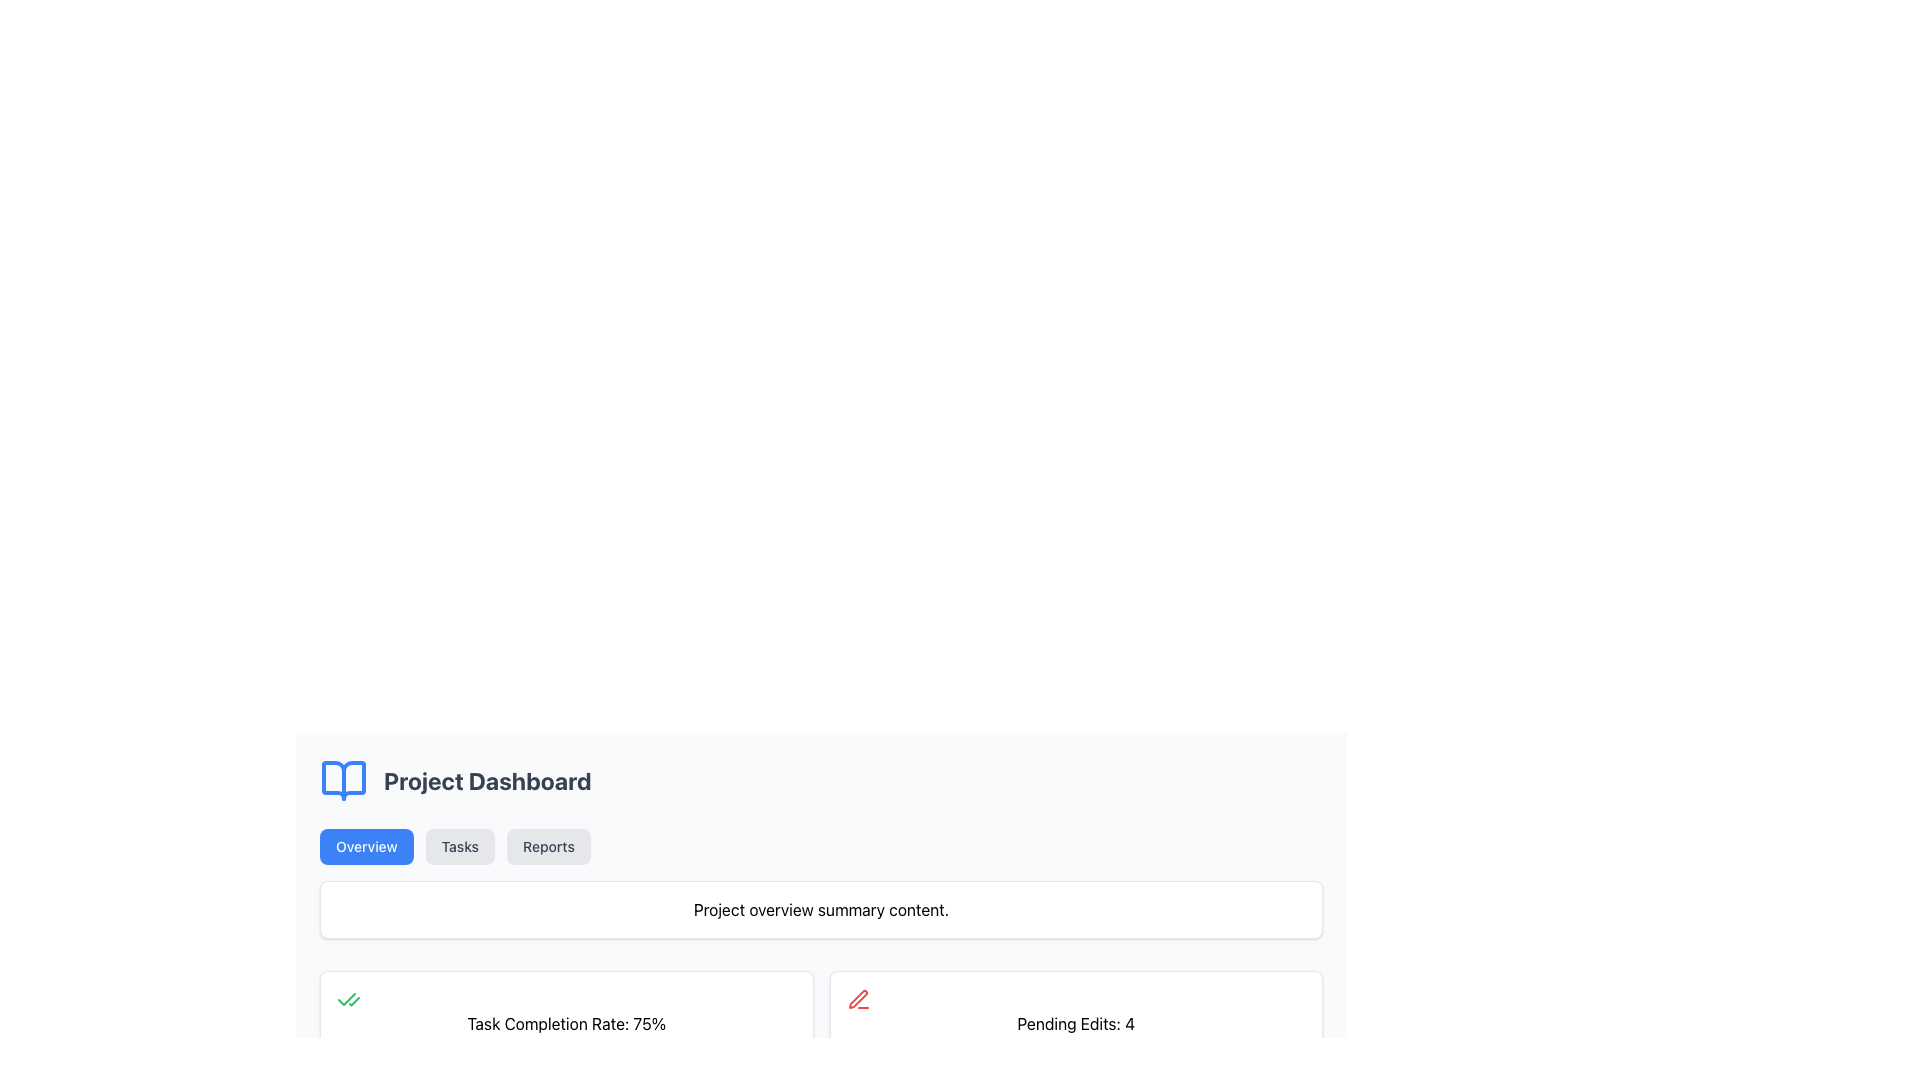 The height and width of the screenshot is (1080, 1920). I want to click on information displayed on the Informational card showing the current count of pending edits, which is located in the lower portion of the interface and is the second item in a row of similar cards, so click(1075, 1011).